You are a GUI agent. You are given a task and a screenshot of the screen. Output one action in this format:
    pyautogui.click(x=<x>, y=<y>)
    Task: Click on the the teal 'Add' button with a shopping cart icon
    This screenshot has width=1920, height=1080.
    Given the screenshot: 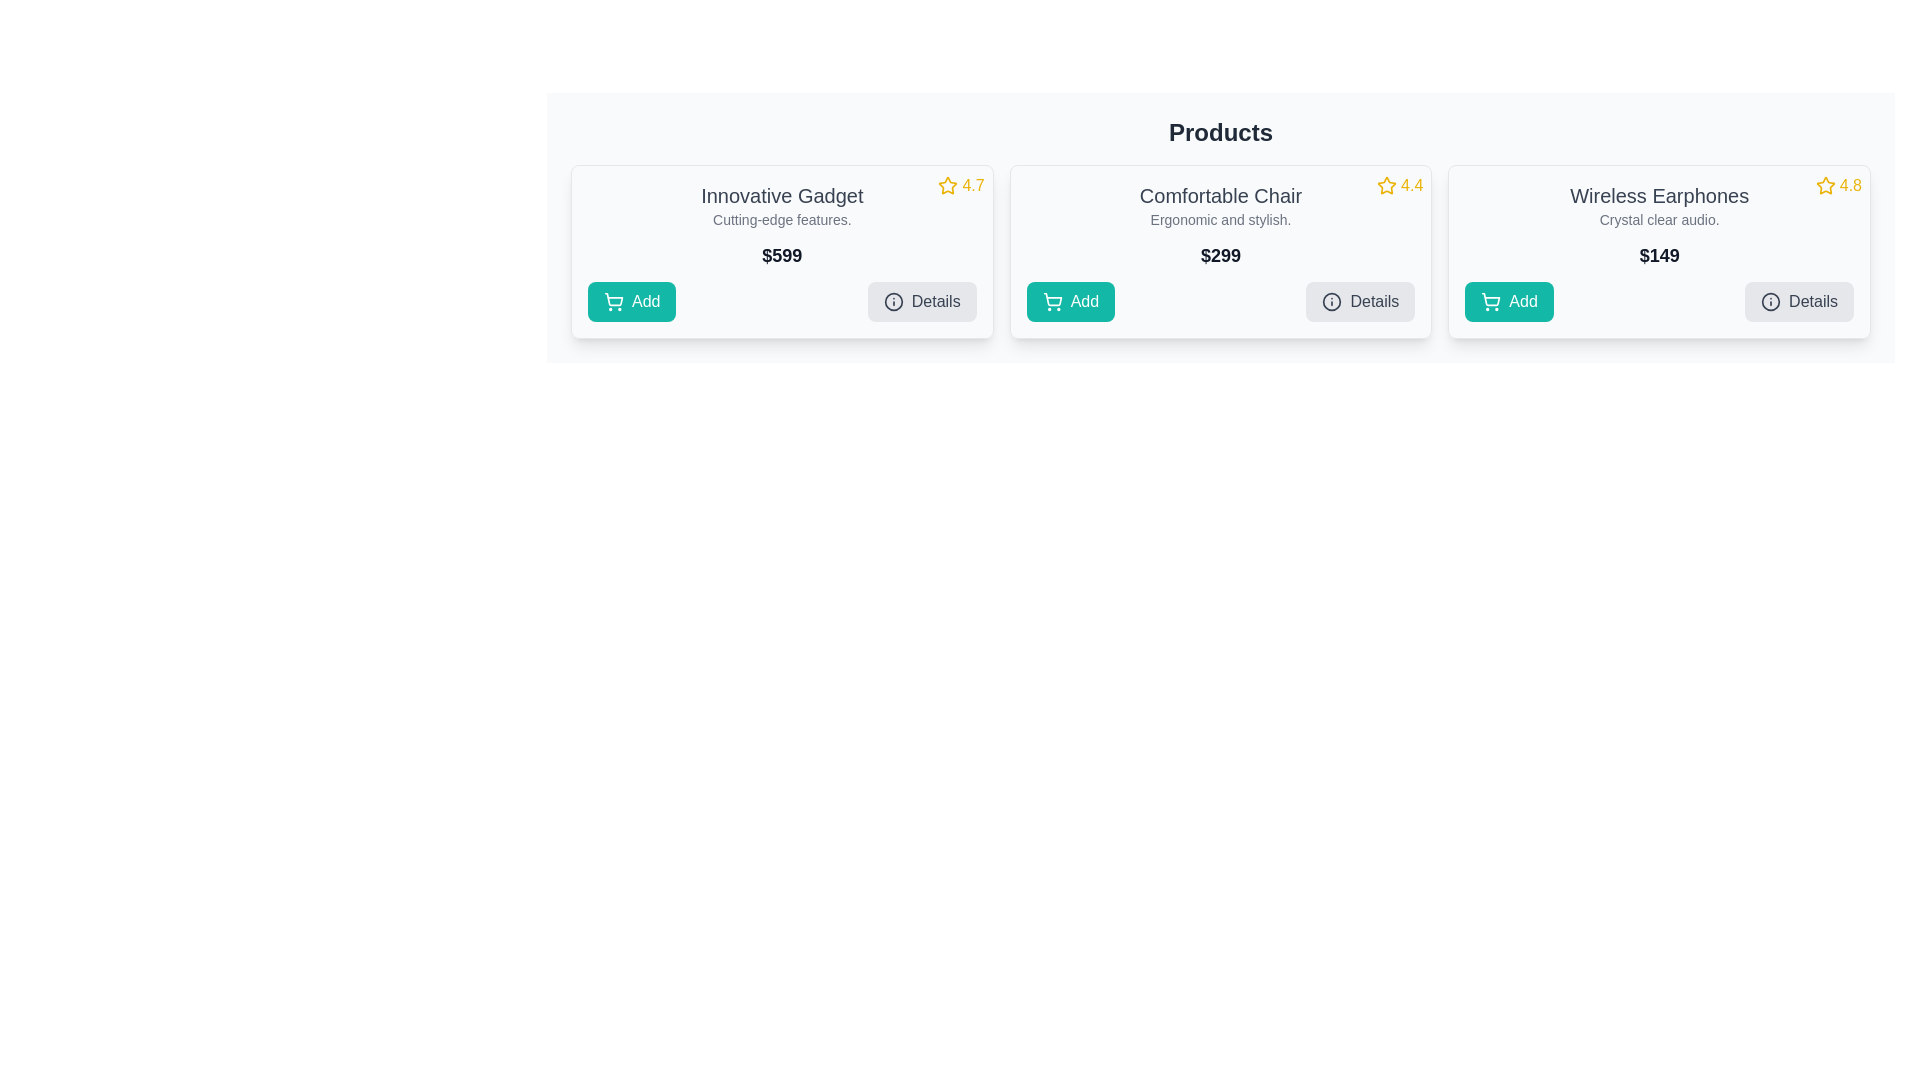 What is the action you would take?
    pyautogui.click(x=1069, y=301)
    